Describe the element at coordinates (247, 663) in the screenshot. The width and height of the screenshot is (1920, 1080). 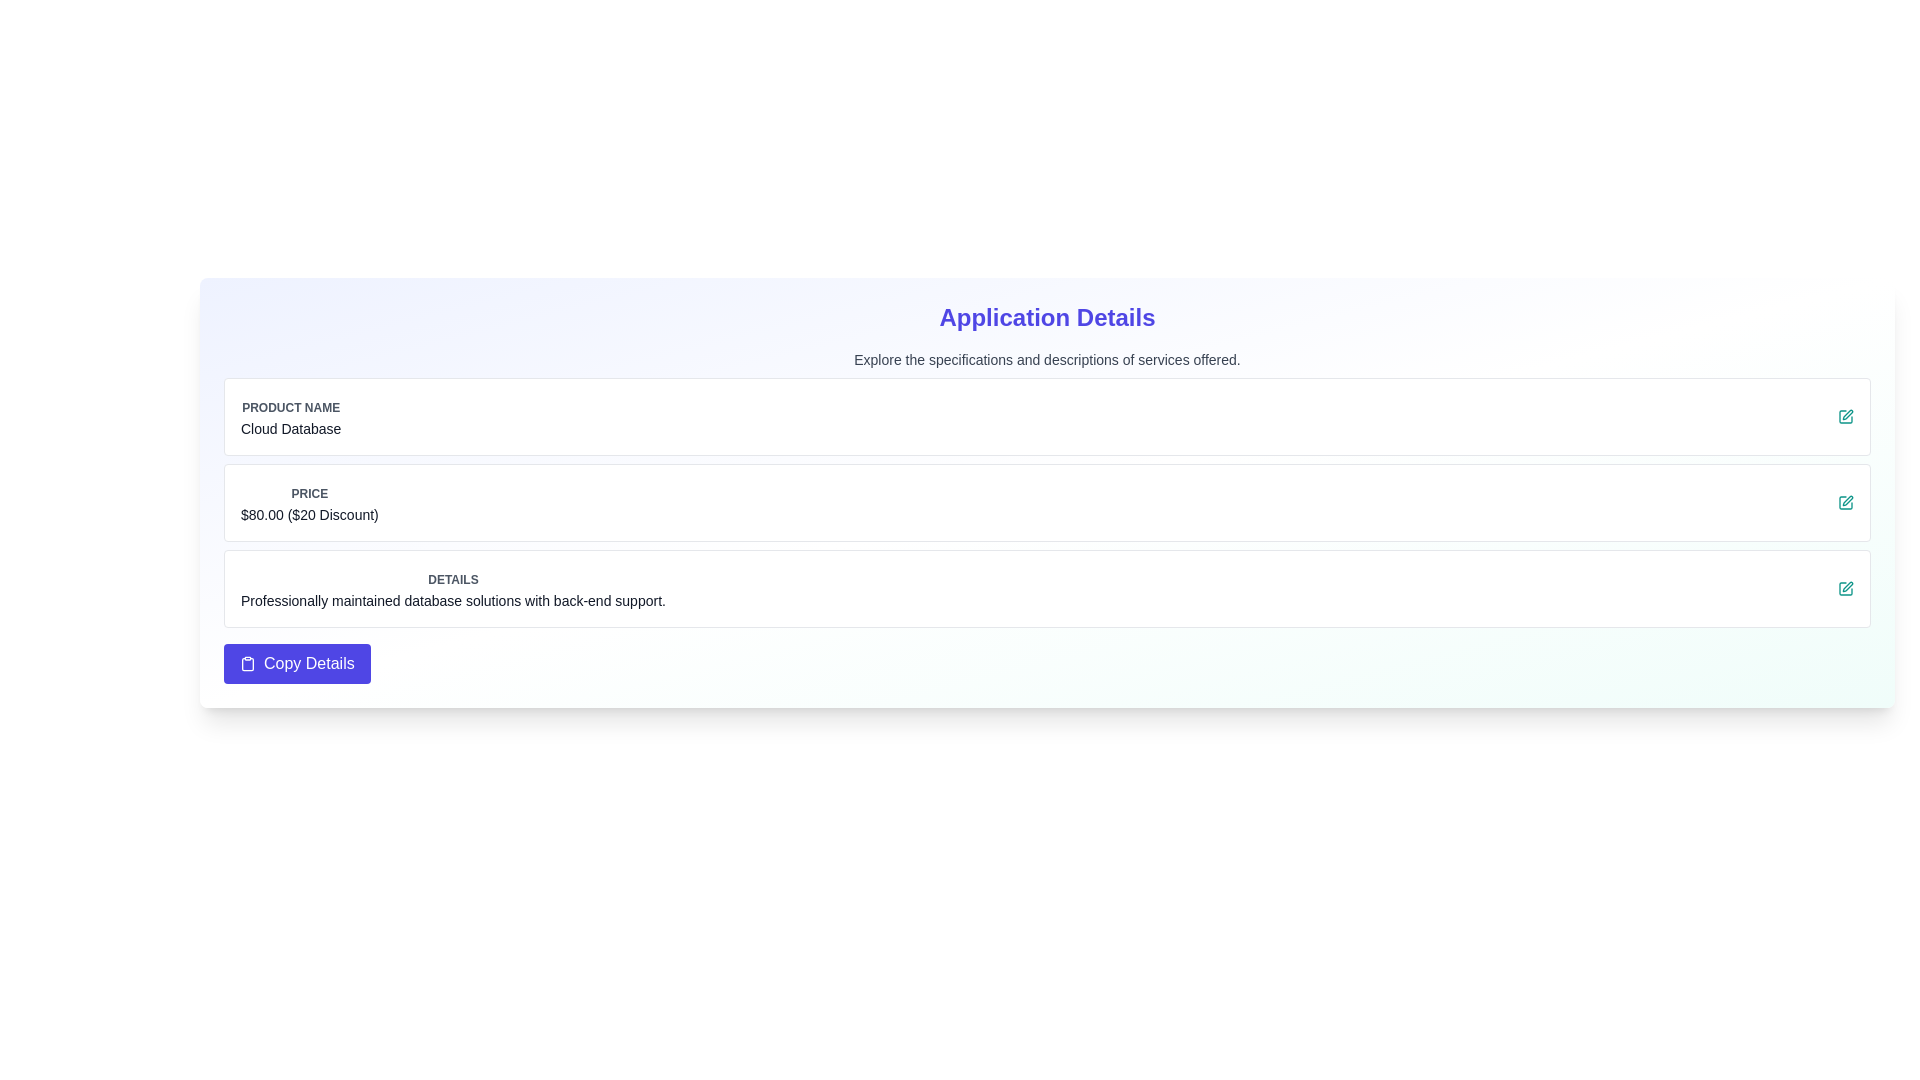
I see `the clipboard icon located on the left side of the 'Copy Details' button at the bottom left corner of the form` at that location.